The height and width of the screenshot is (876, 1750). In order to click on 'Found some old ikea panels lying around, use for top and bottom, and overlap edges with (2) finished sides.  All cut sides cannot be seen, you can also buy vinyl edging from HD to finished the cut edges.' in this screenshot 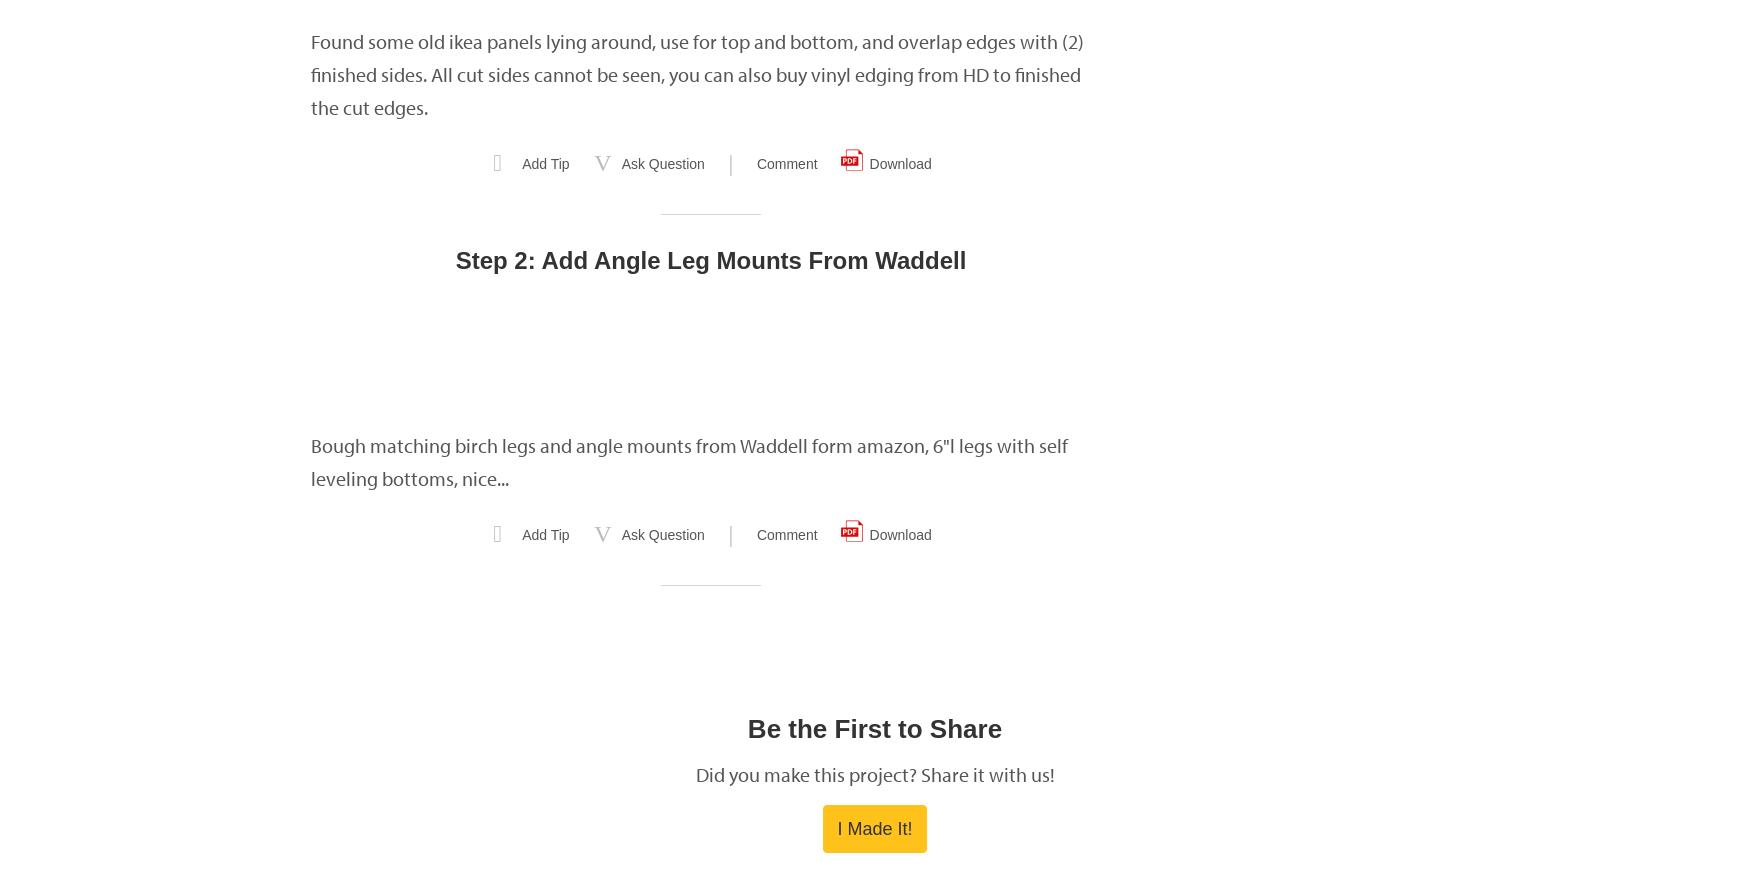, I will do `click(697, 74)`.